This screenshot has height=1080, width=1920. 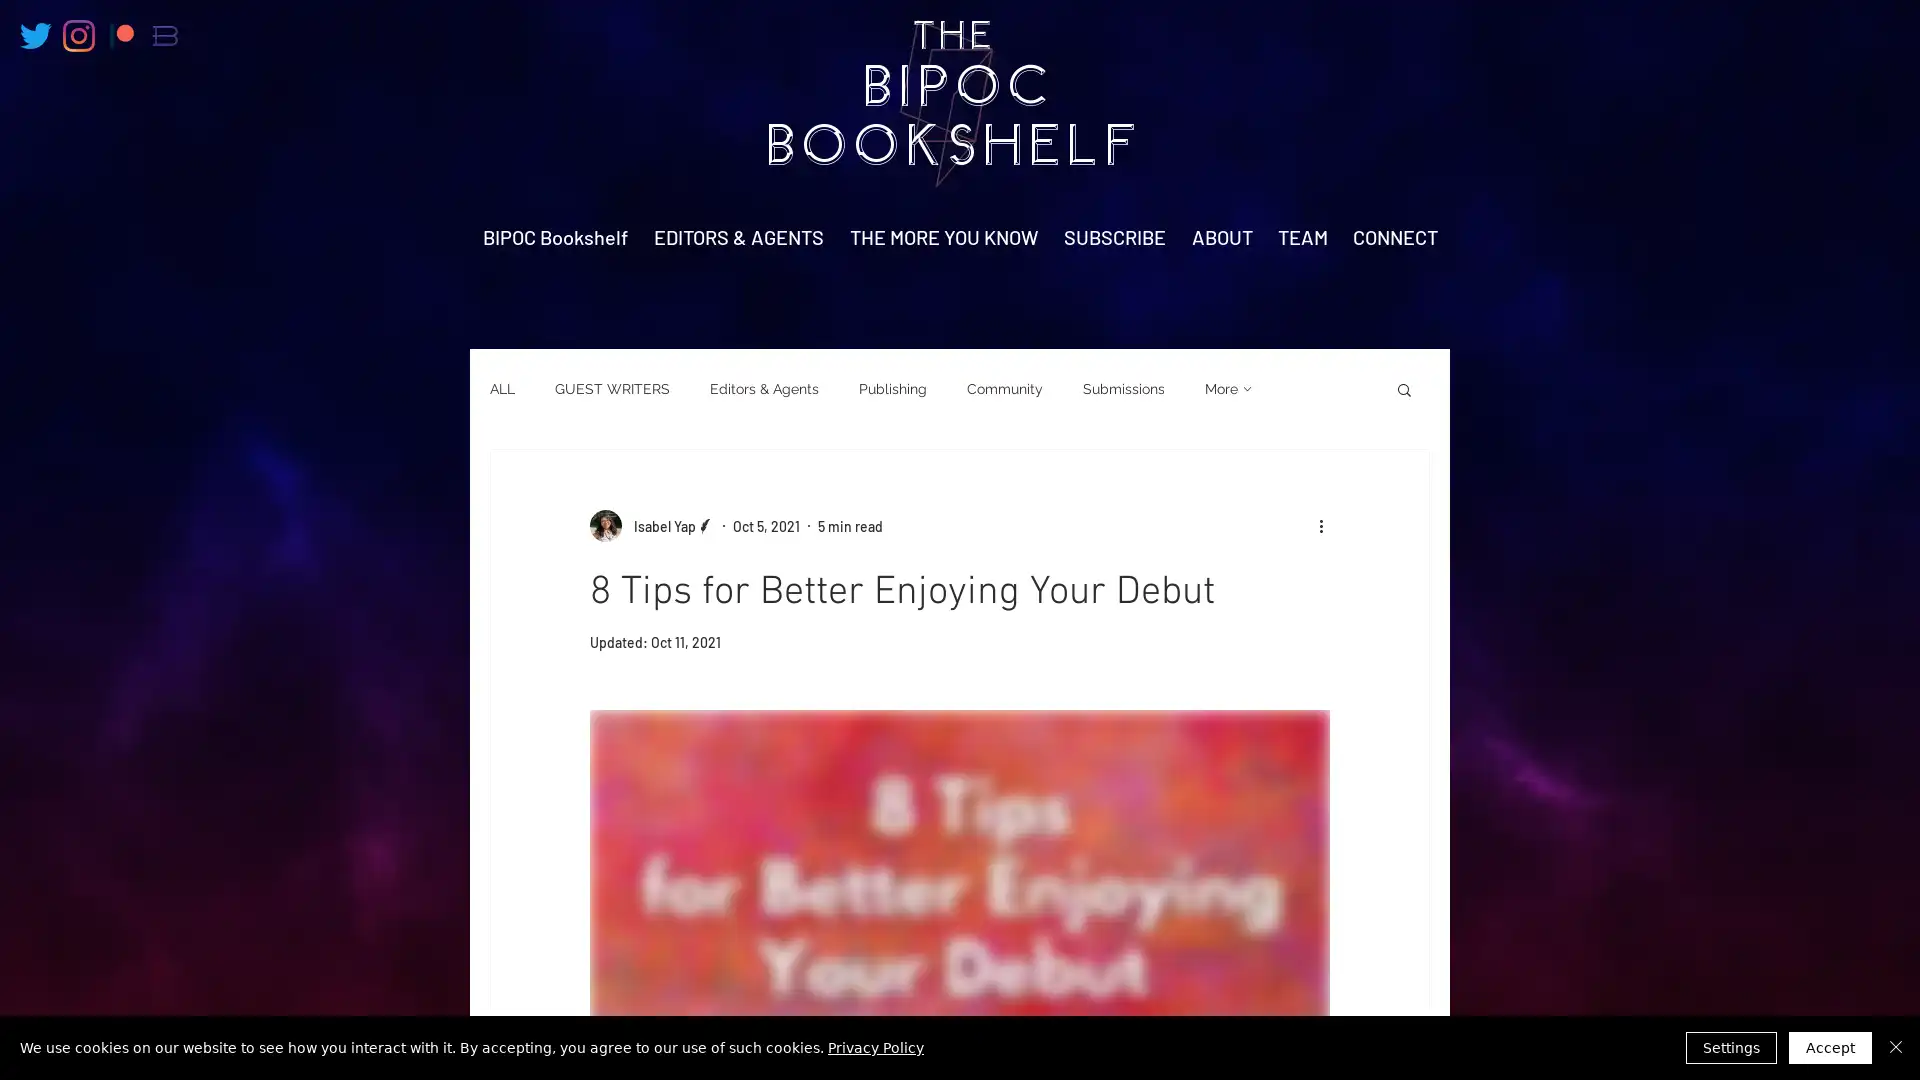 I want to click on ALL, so click(x=502, y=389).